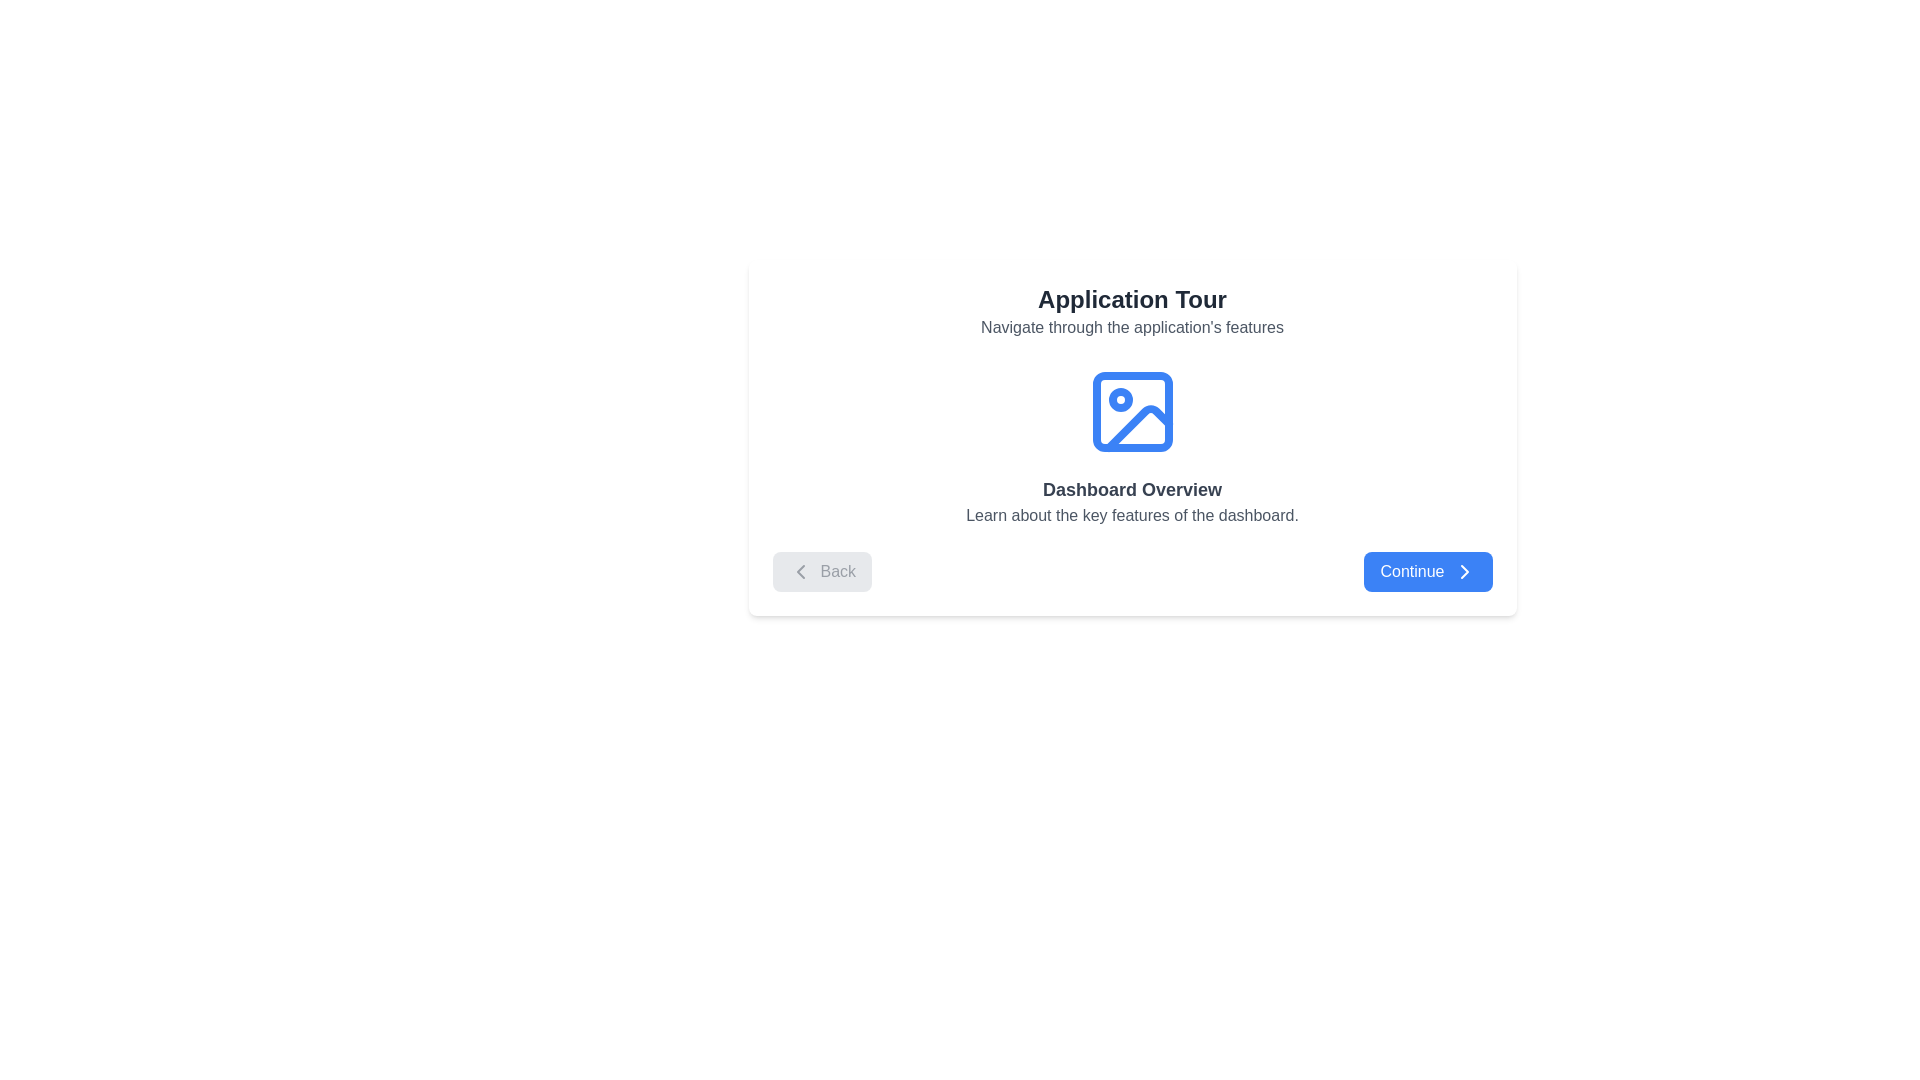 The height and width of the screenshot is (1080, 1920). Describe the element at coordinates (1464, 571) in the screenshot. I see `the forward navigation icon located at the far right side of the 'Continue' button` at that location.